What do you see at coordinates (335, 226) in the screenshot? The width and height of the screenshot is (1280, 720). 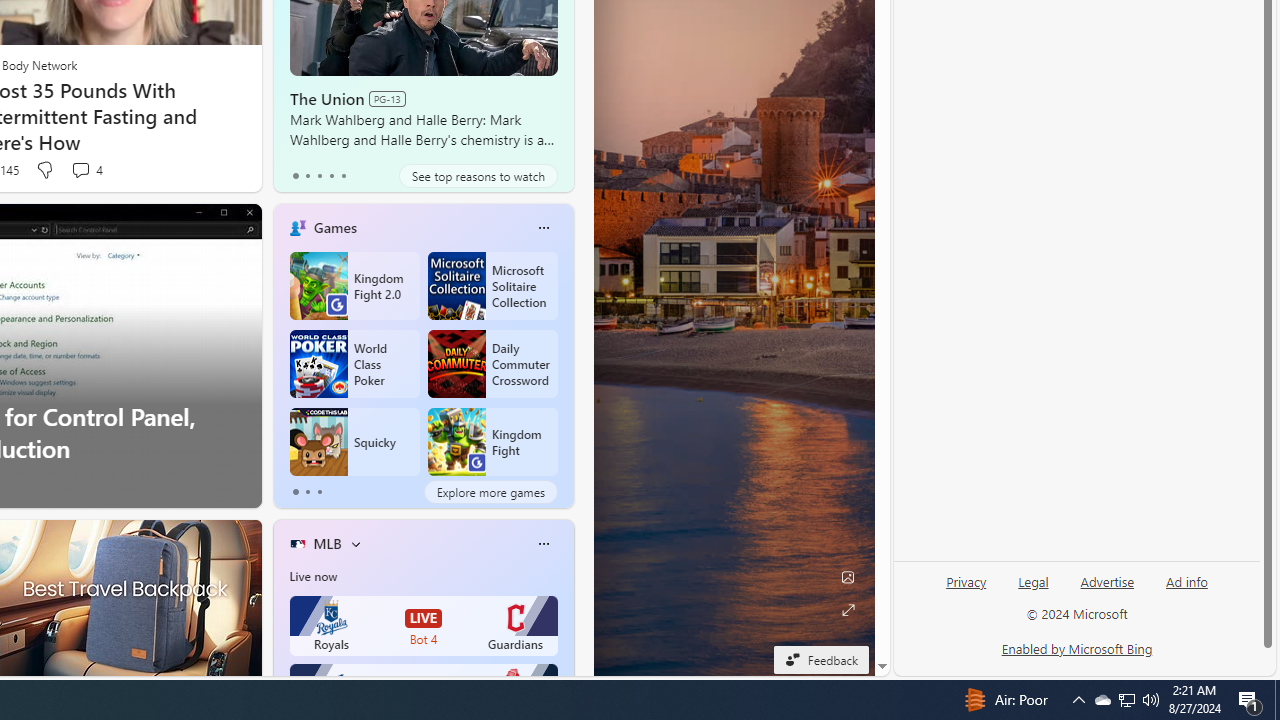 I see `'Games'` at bounding box center [335, 226].